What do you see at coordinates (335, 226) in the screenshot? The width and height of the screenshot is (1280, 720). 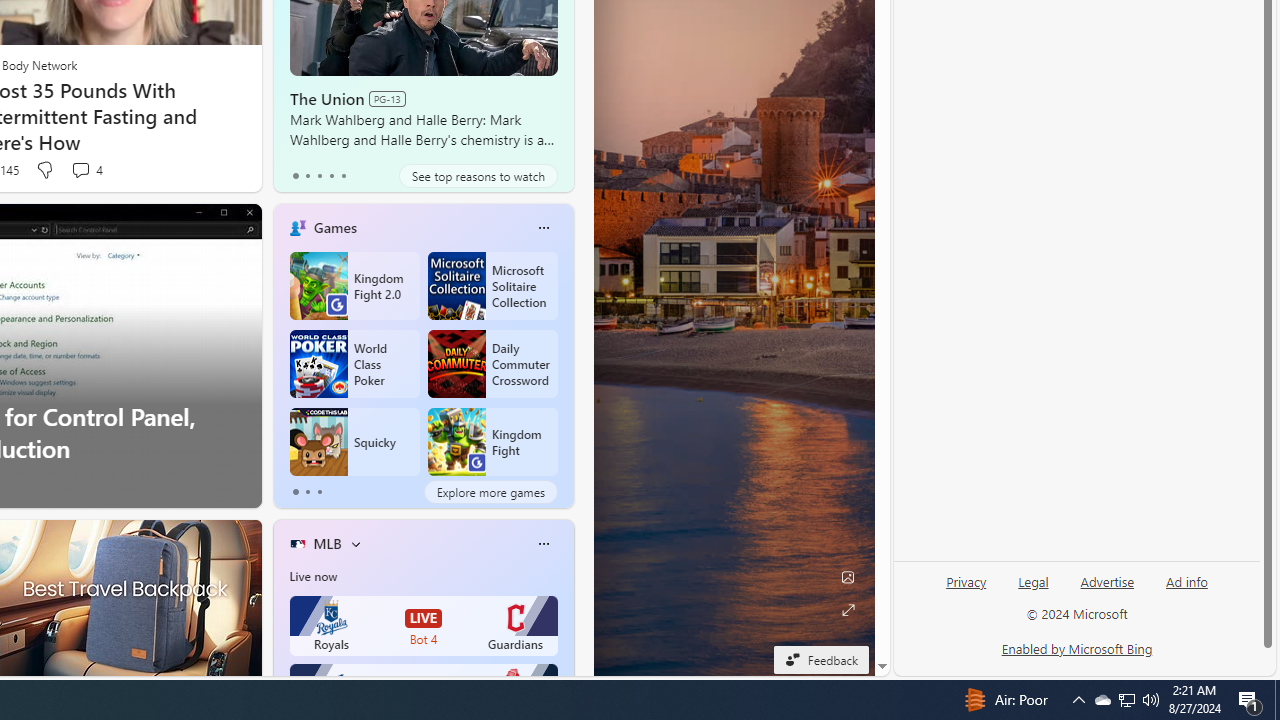 I see `'Games'` at bounding box center [335, 226].